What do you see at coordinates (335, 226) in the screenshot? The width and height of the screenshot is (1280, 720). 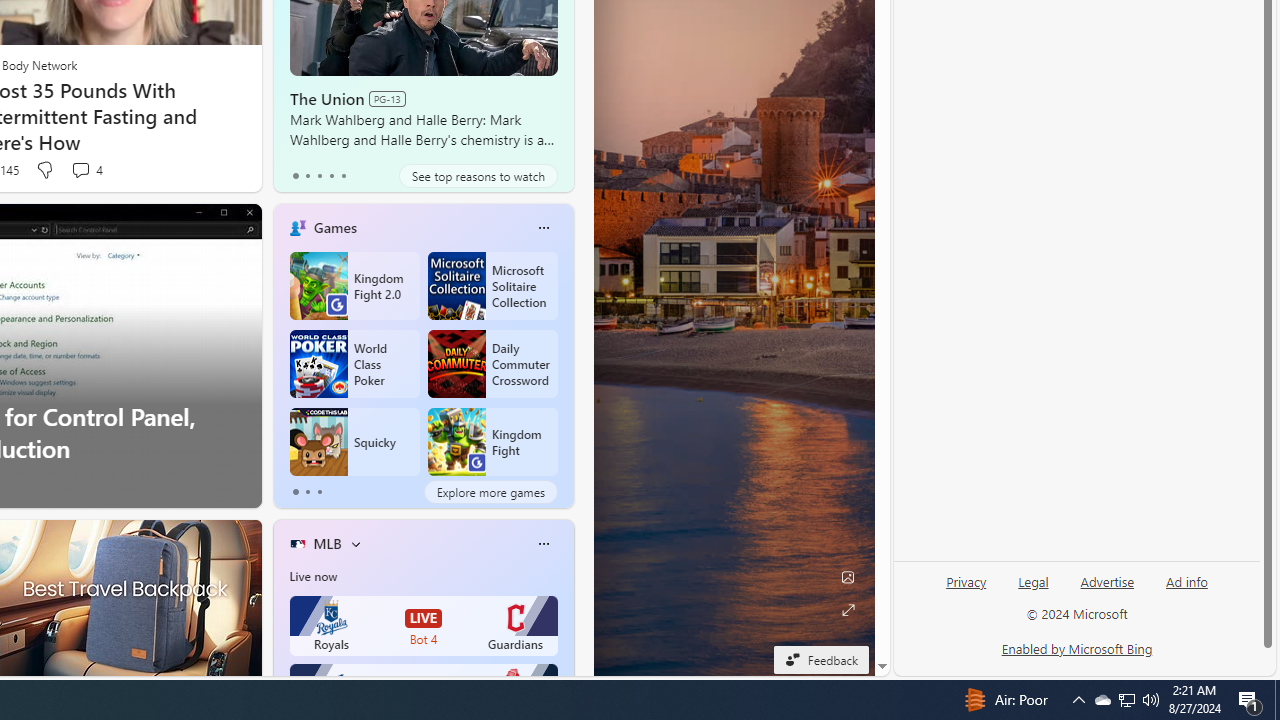 I see `'Games'` at bounding box center [335, 226].